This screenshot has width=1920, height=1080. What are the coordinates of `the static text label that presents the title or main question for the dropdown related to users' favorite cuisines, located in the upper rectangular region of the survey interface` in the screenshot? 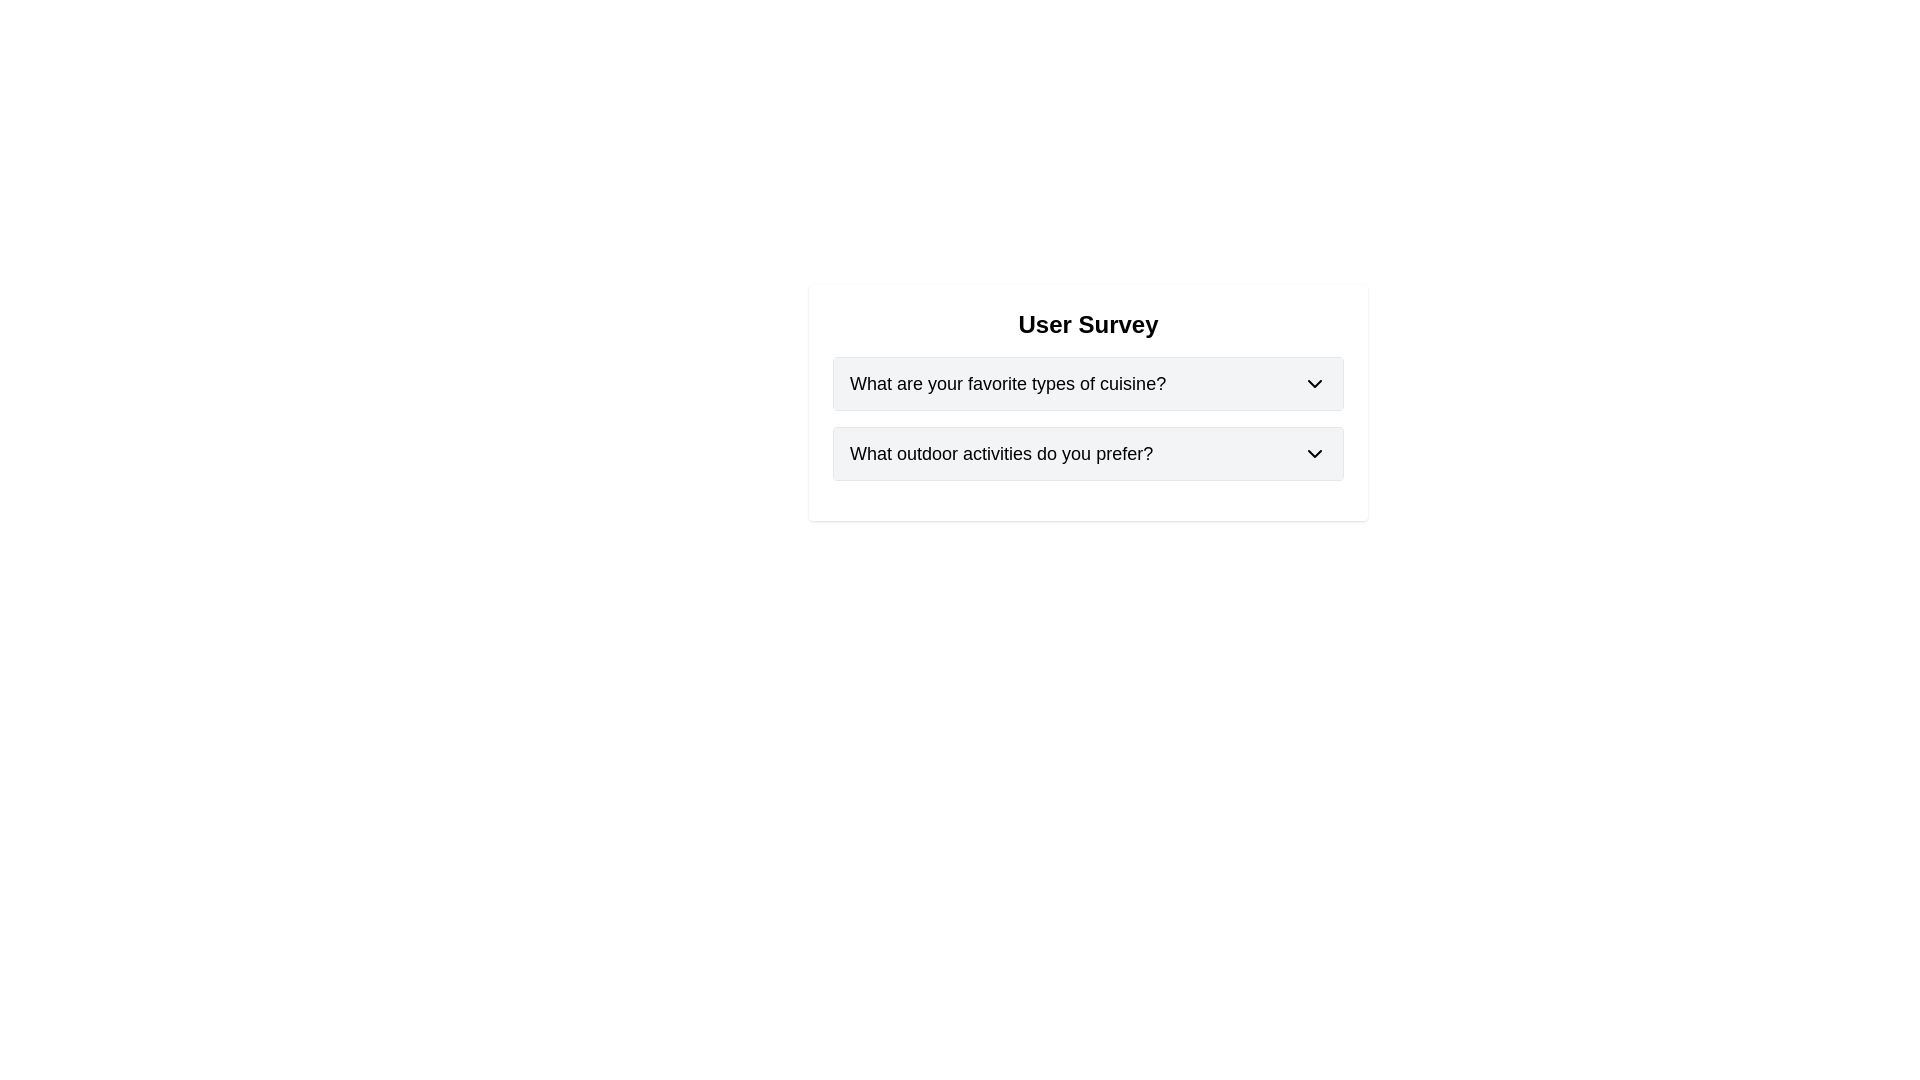 It's located at (1008, 384).